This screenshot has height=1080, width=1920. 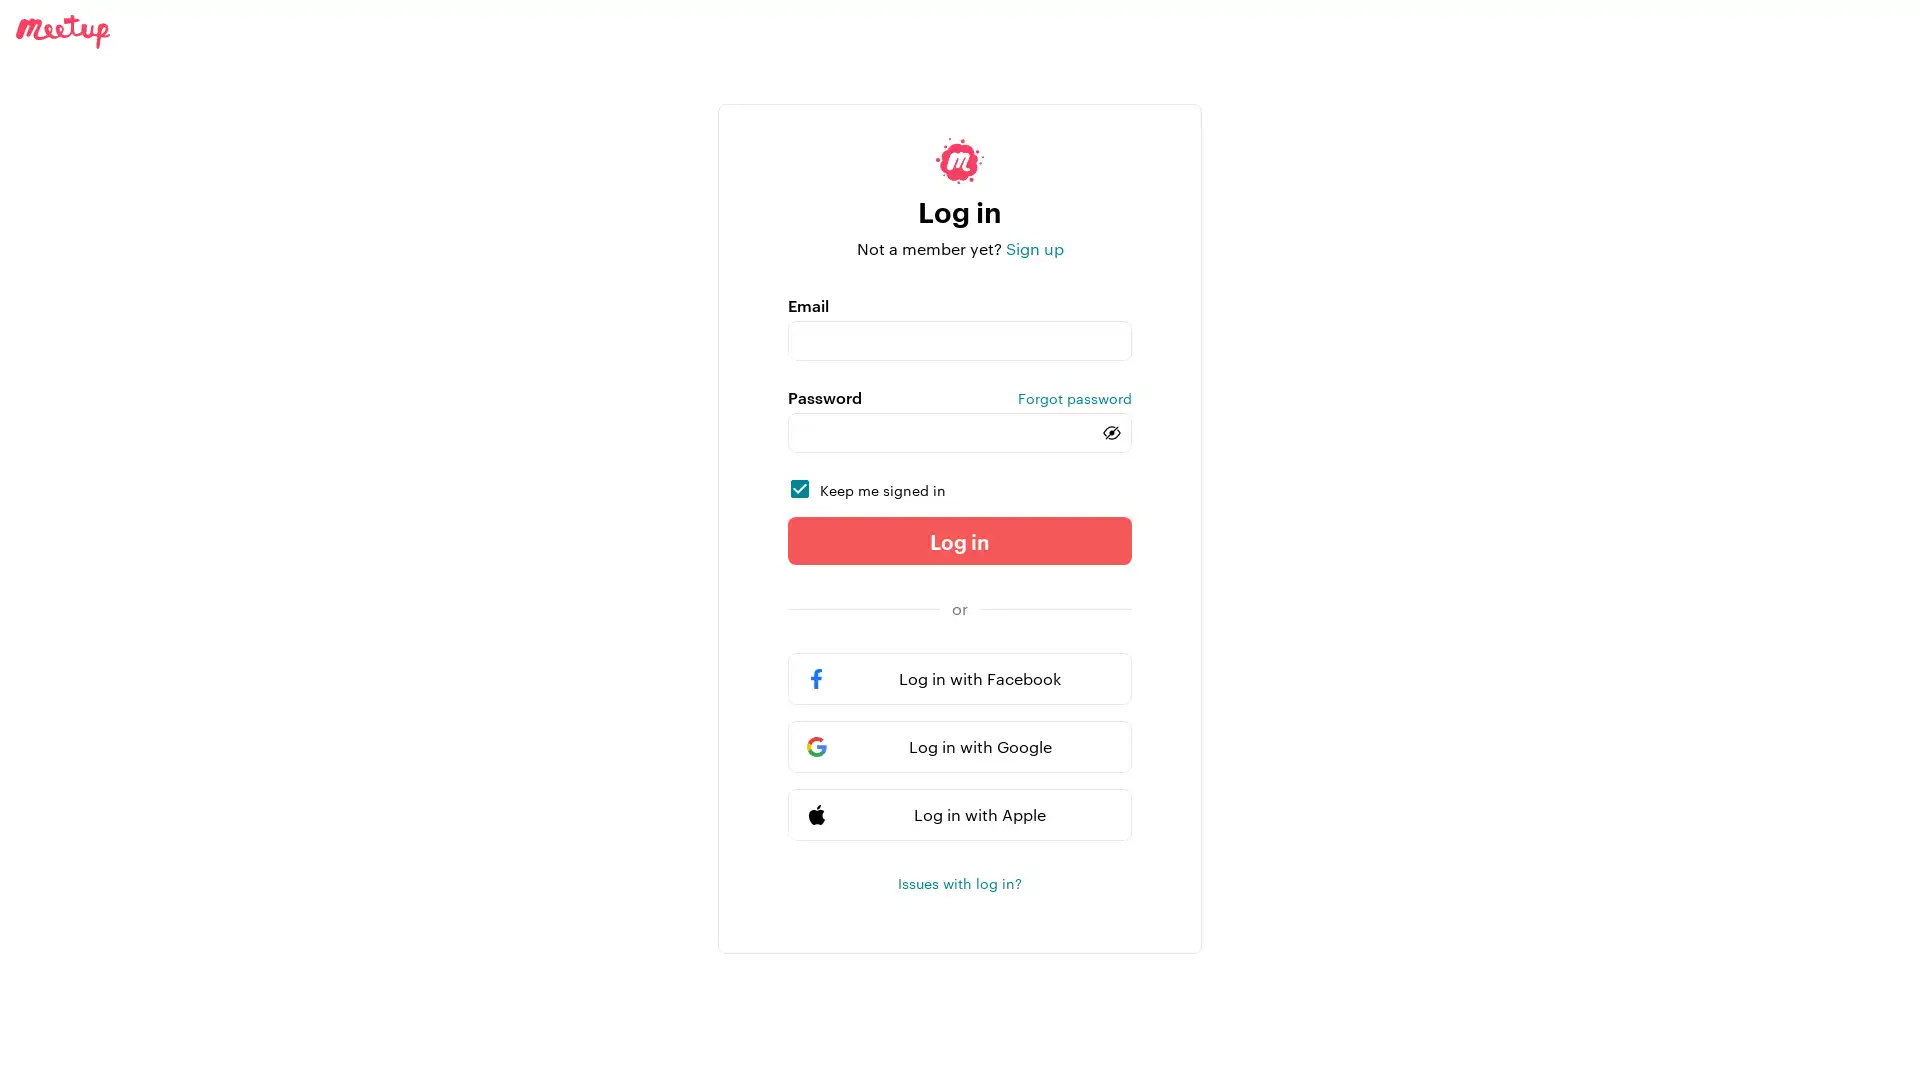 What do you see at coordinates (960, 747) in the screenshot?
I see `Log in with Google` at bounding box center [960, 747].